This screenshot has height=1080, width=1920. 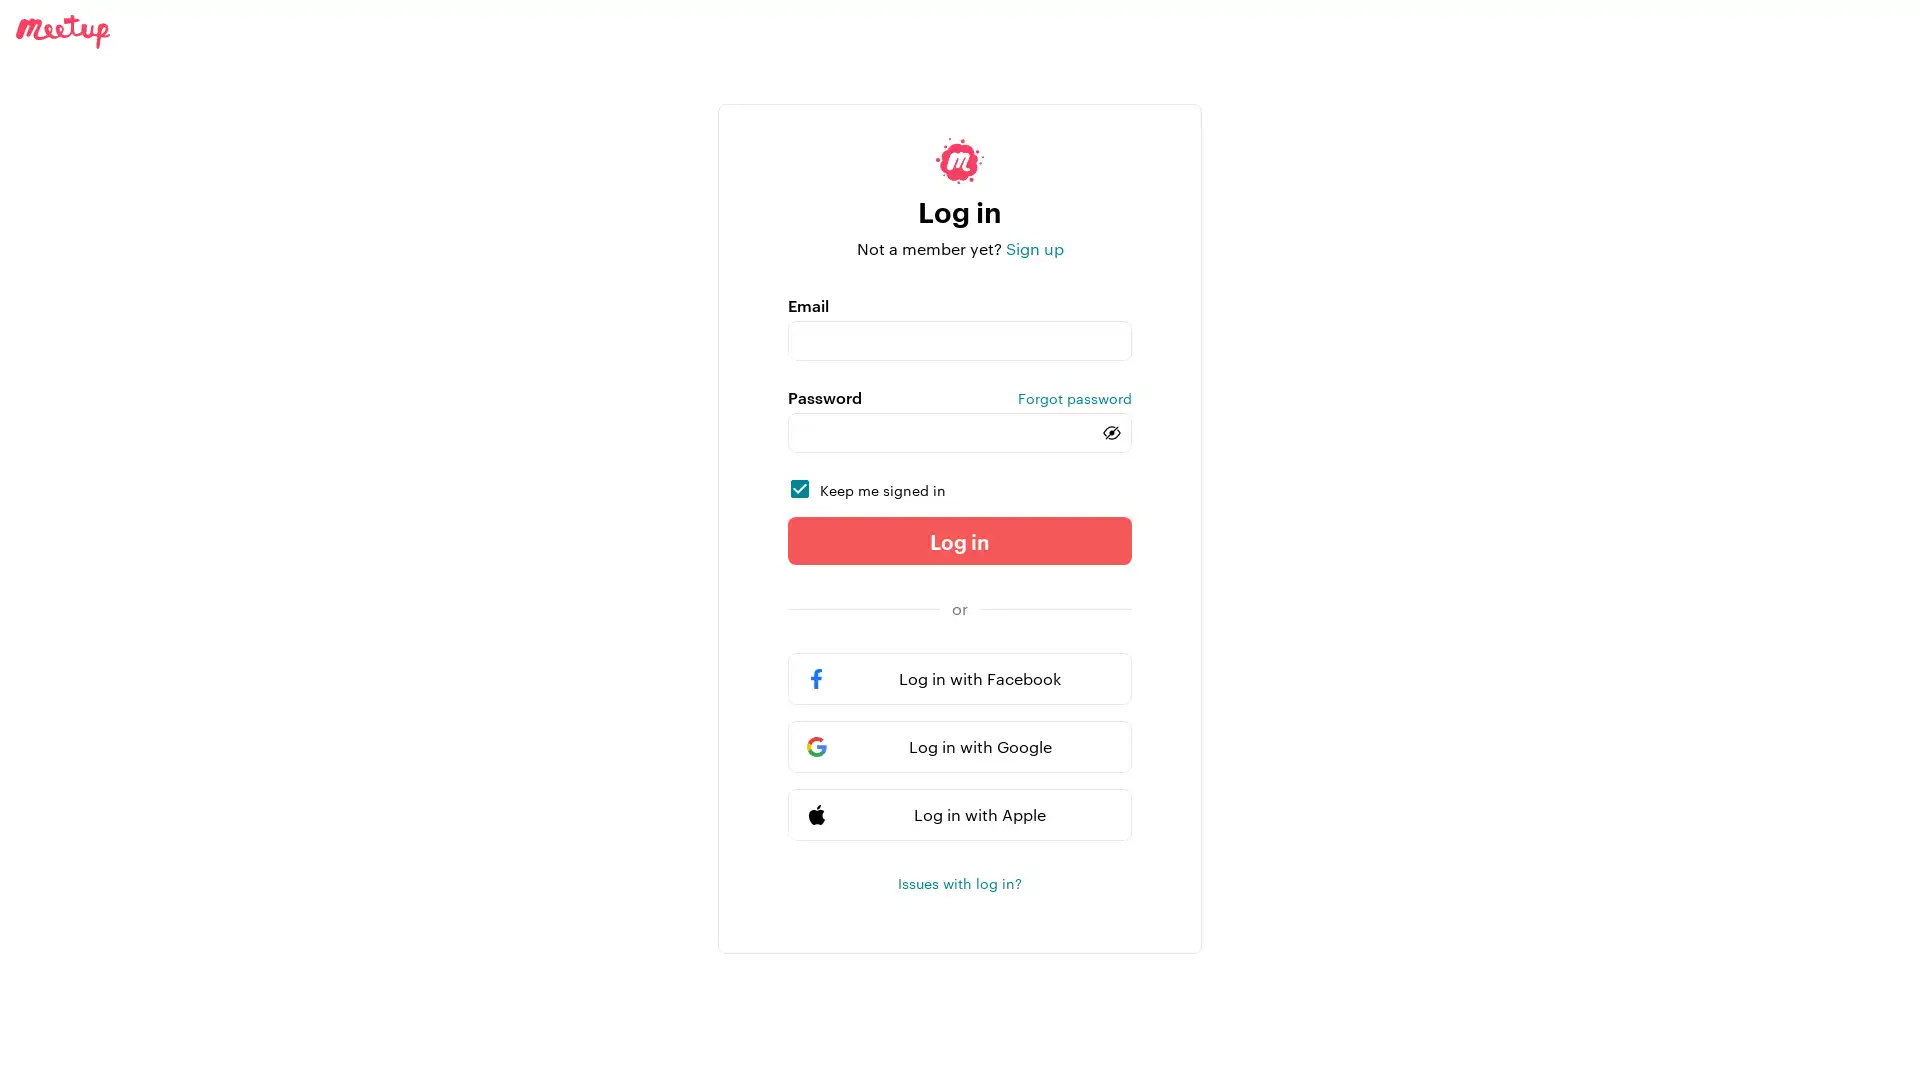 What do you see at coordinates (960, 747) in the screenshot?
I see `Log in with Google` at bounding box center [960, 747].